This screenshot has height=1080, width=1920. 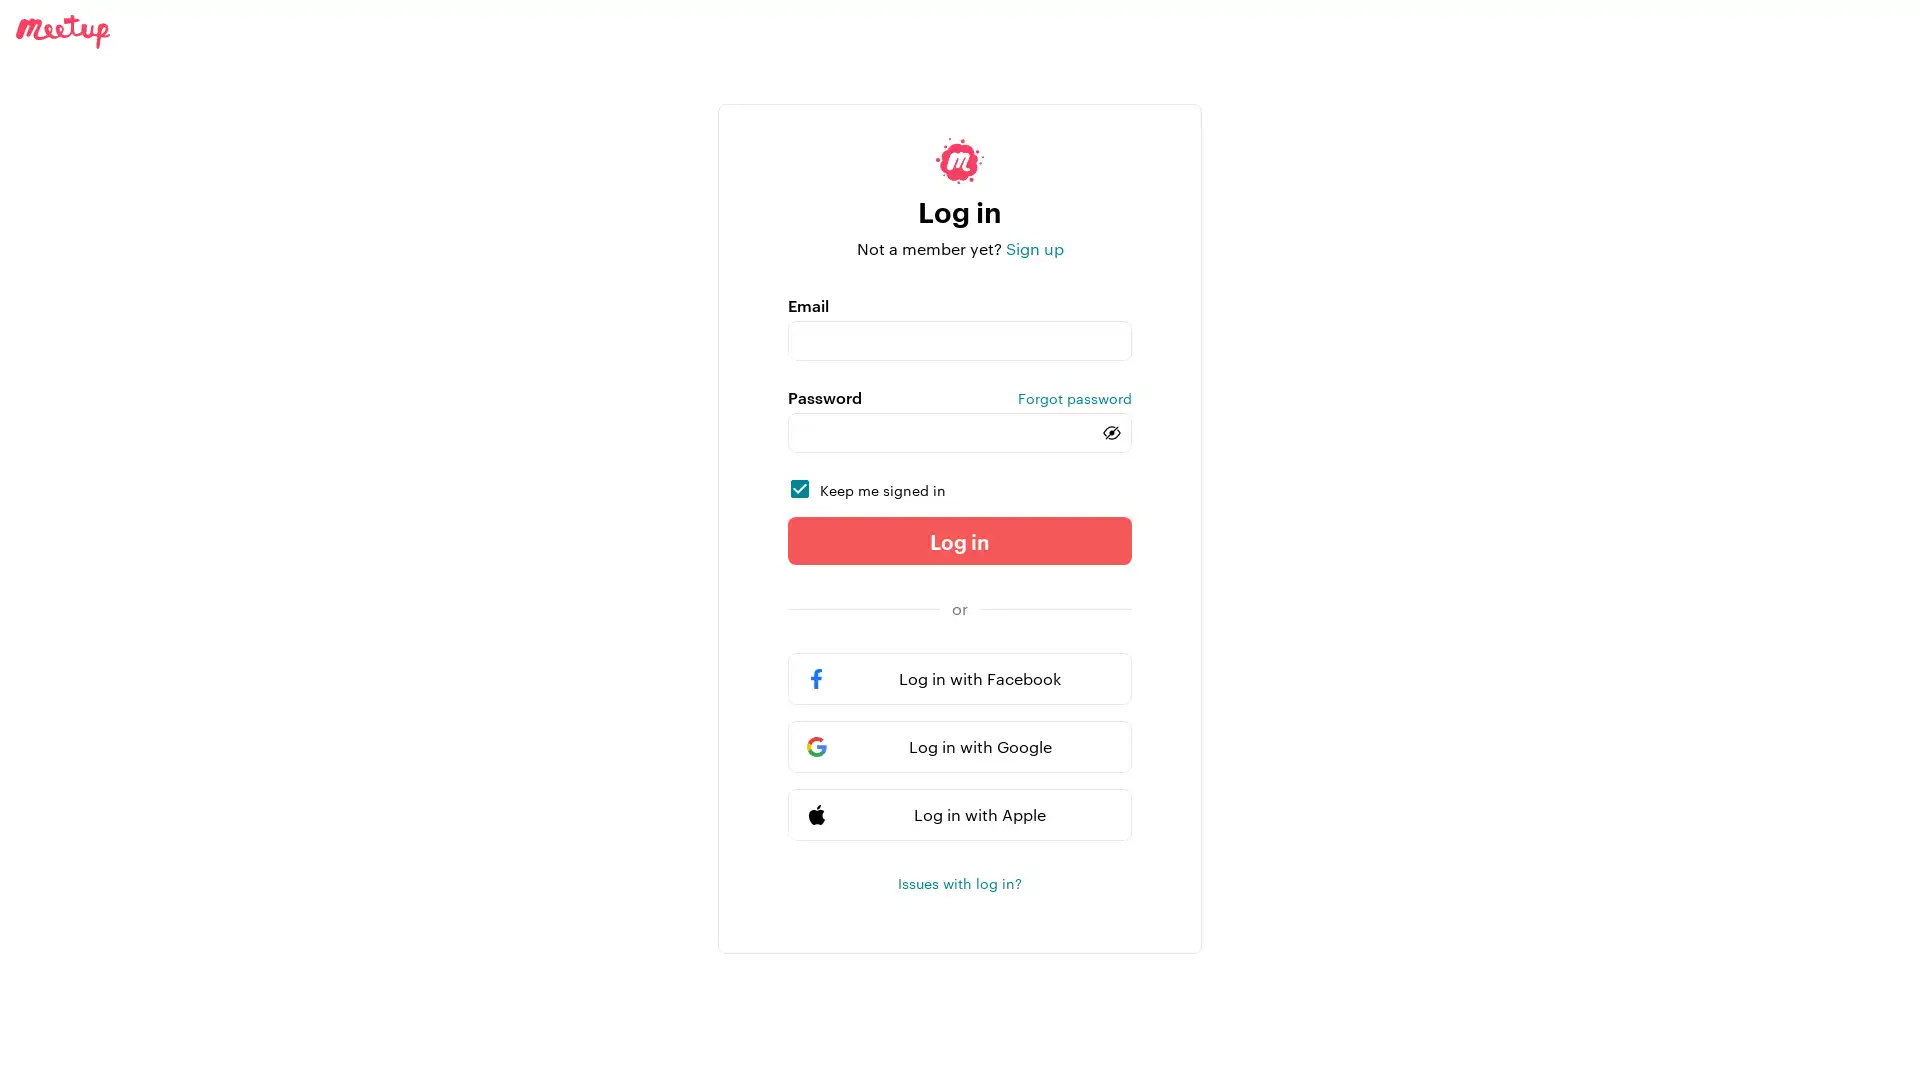 What do you see at coordinates (960, 747) in the screenshot?
I see `Log in with Google` at bounding box center [960, 747].